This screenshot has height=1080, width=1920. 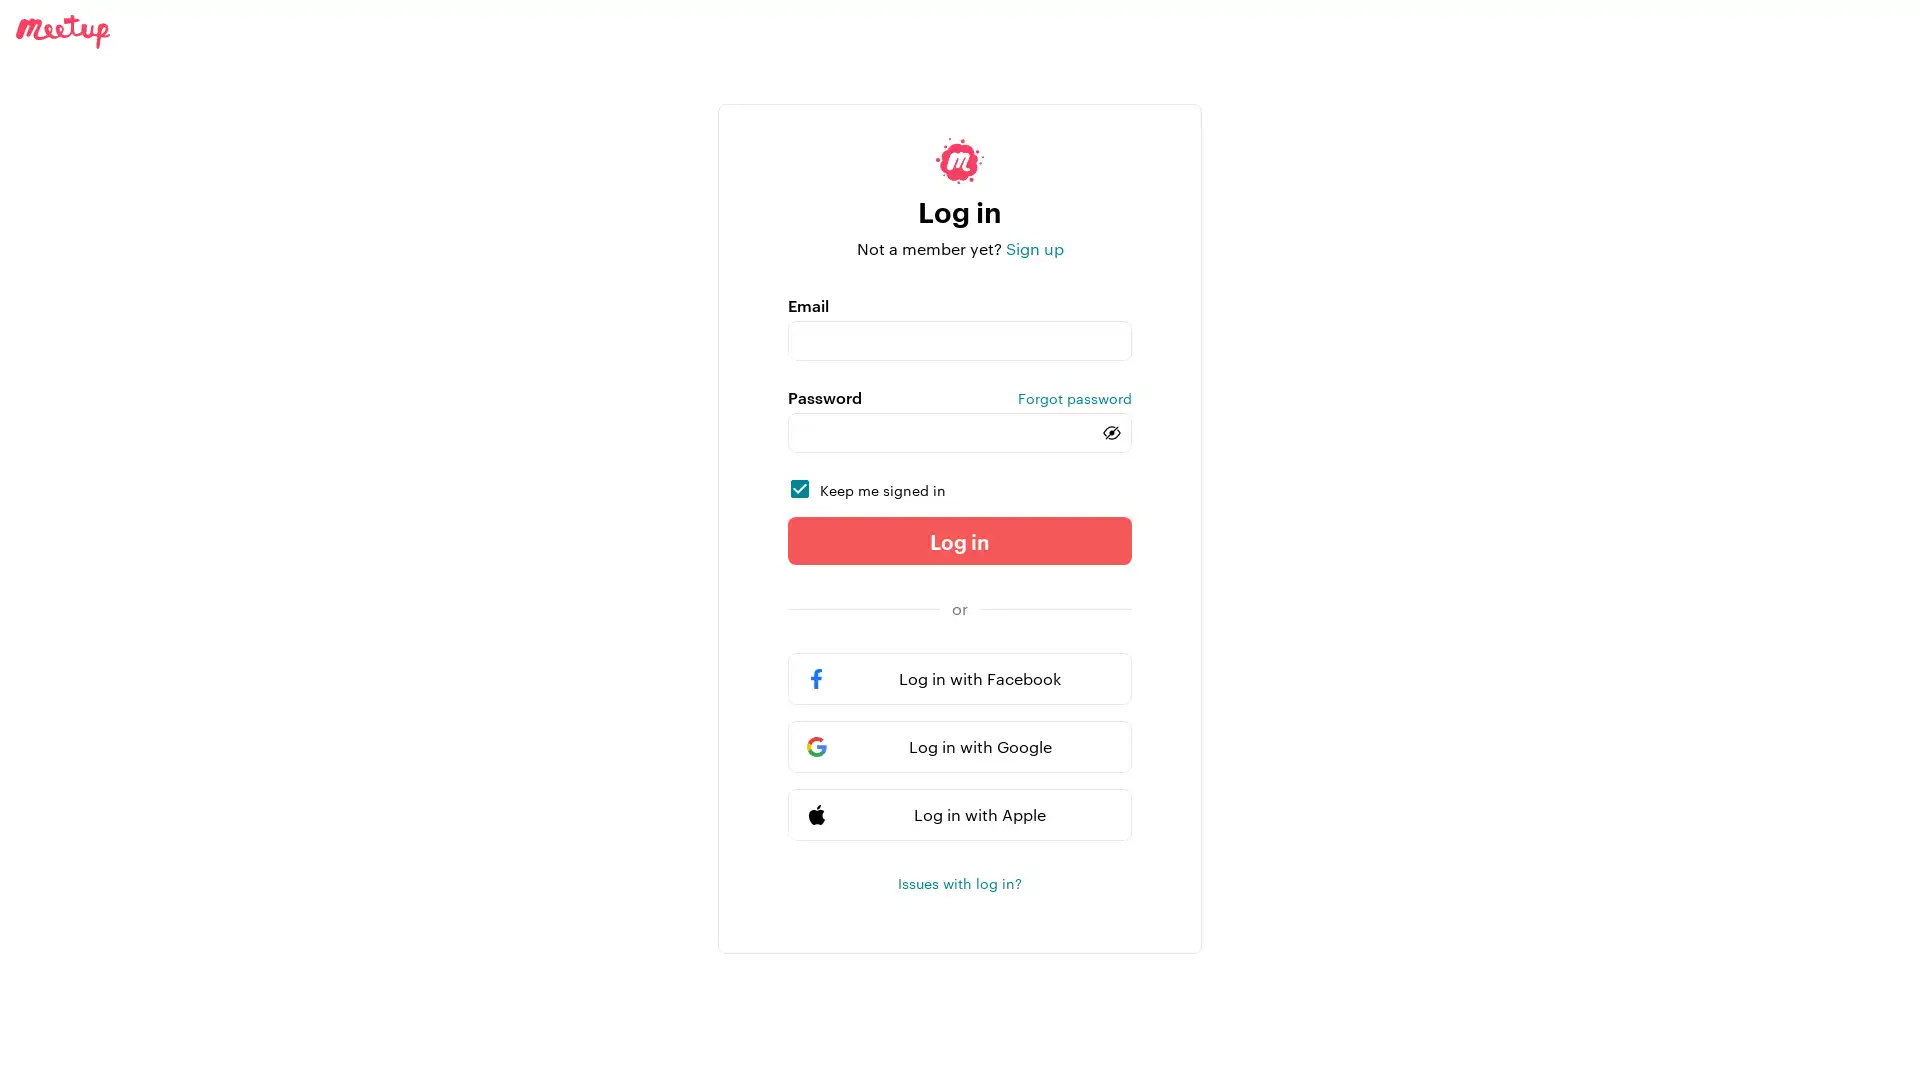 What do you see at coordinates (960, 747) in the screenshot?
I see `Log in with Google` at bounding box center [960, 747].